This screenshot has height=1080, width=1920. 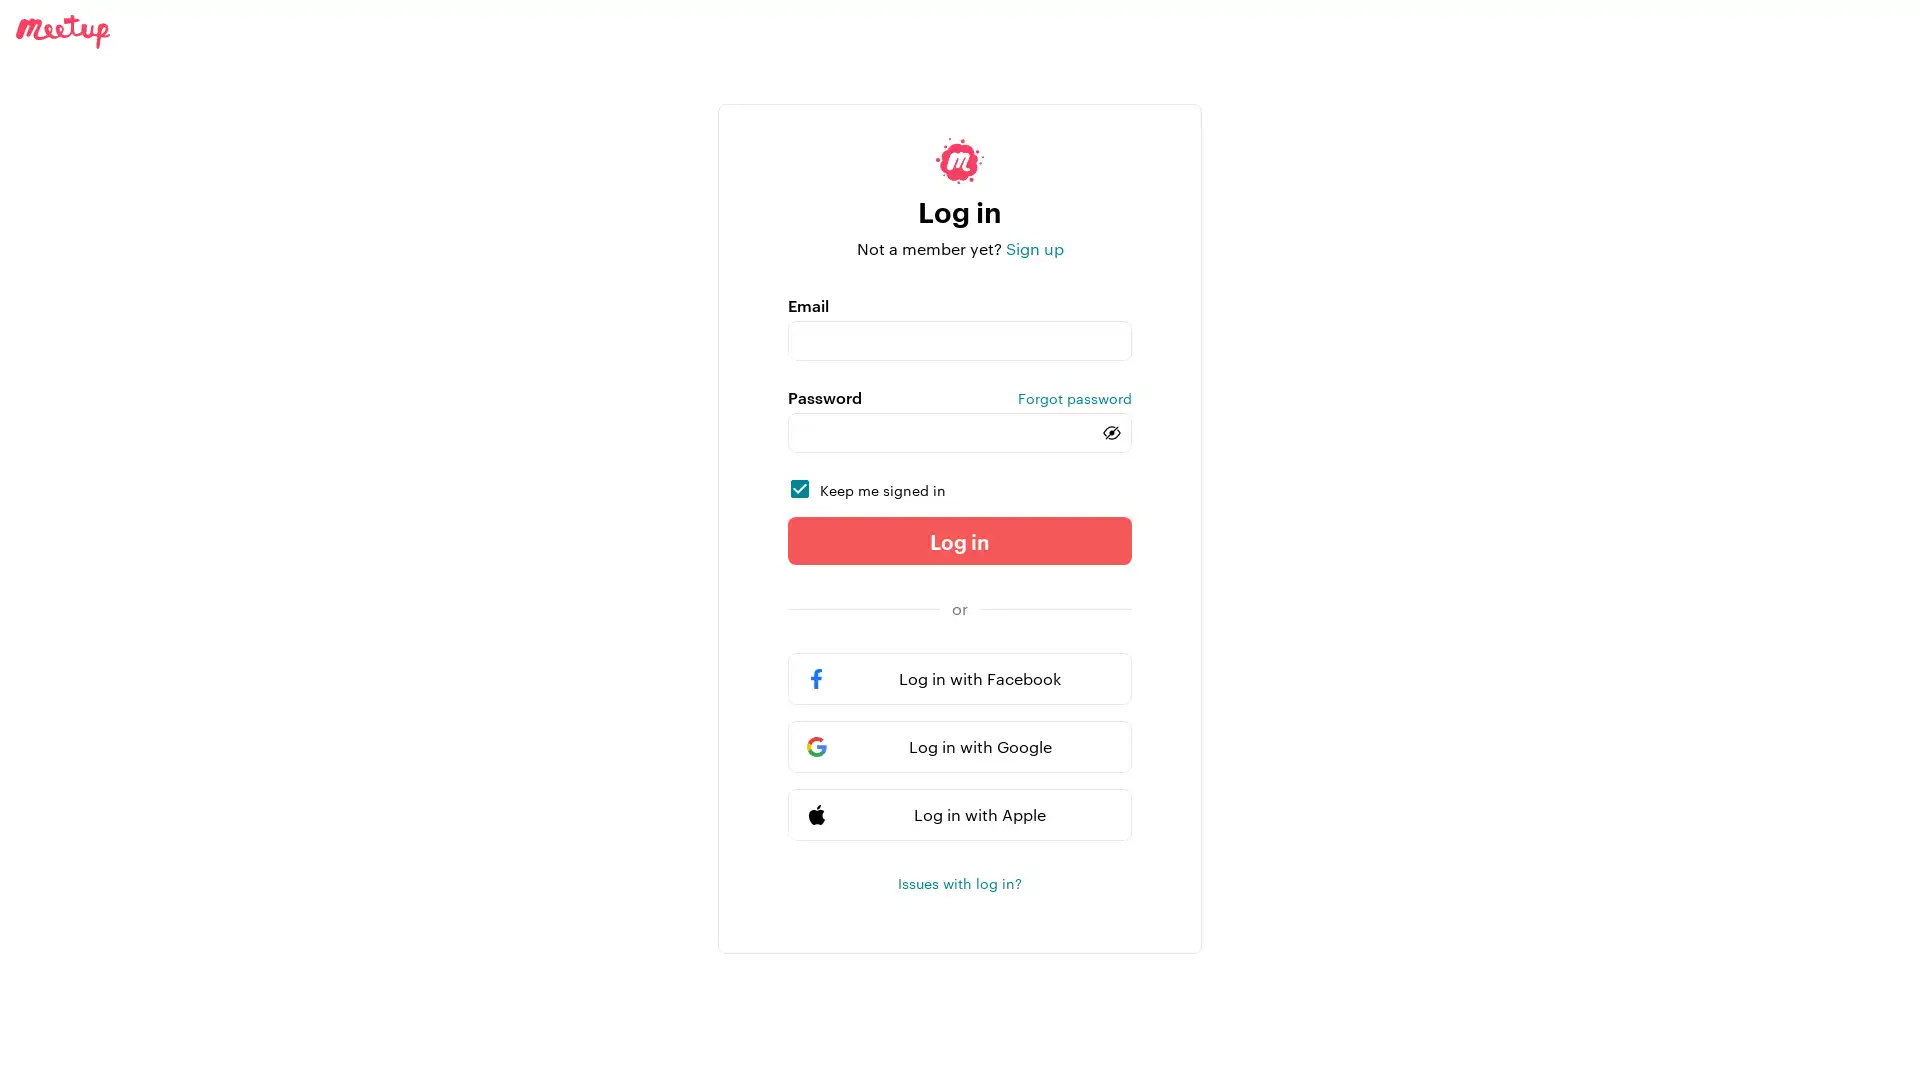 What do you see at coordinates (960, 747) in the screenshot?
I see `Log in with Google` at bounding box center [960, 747].